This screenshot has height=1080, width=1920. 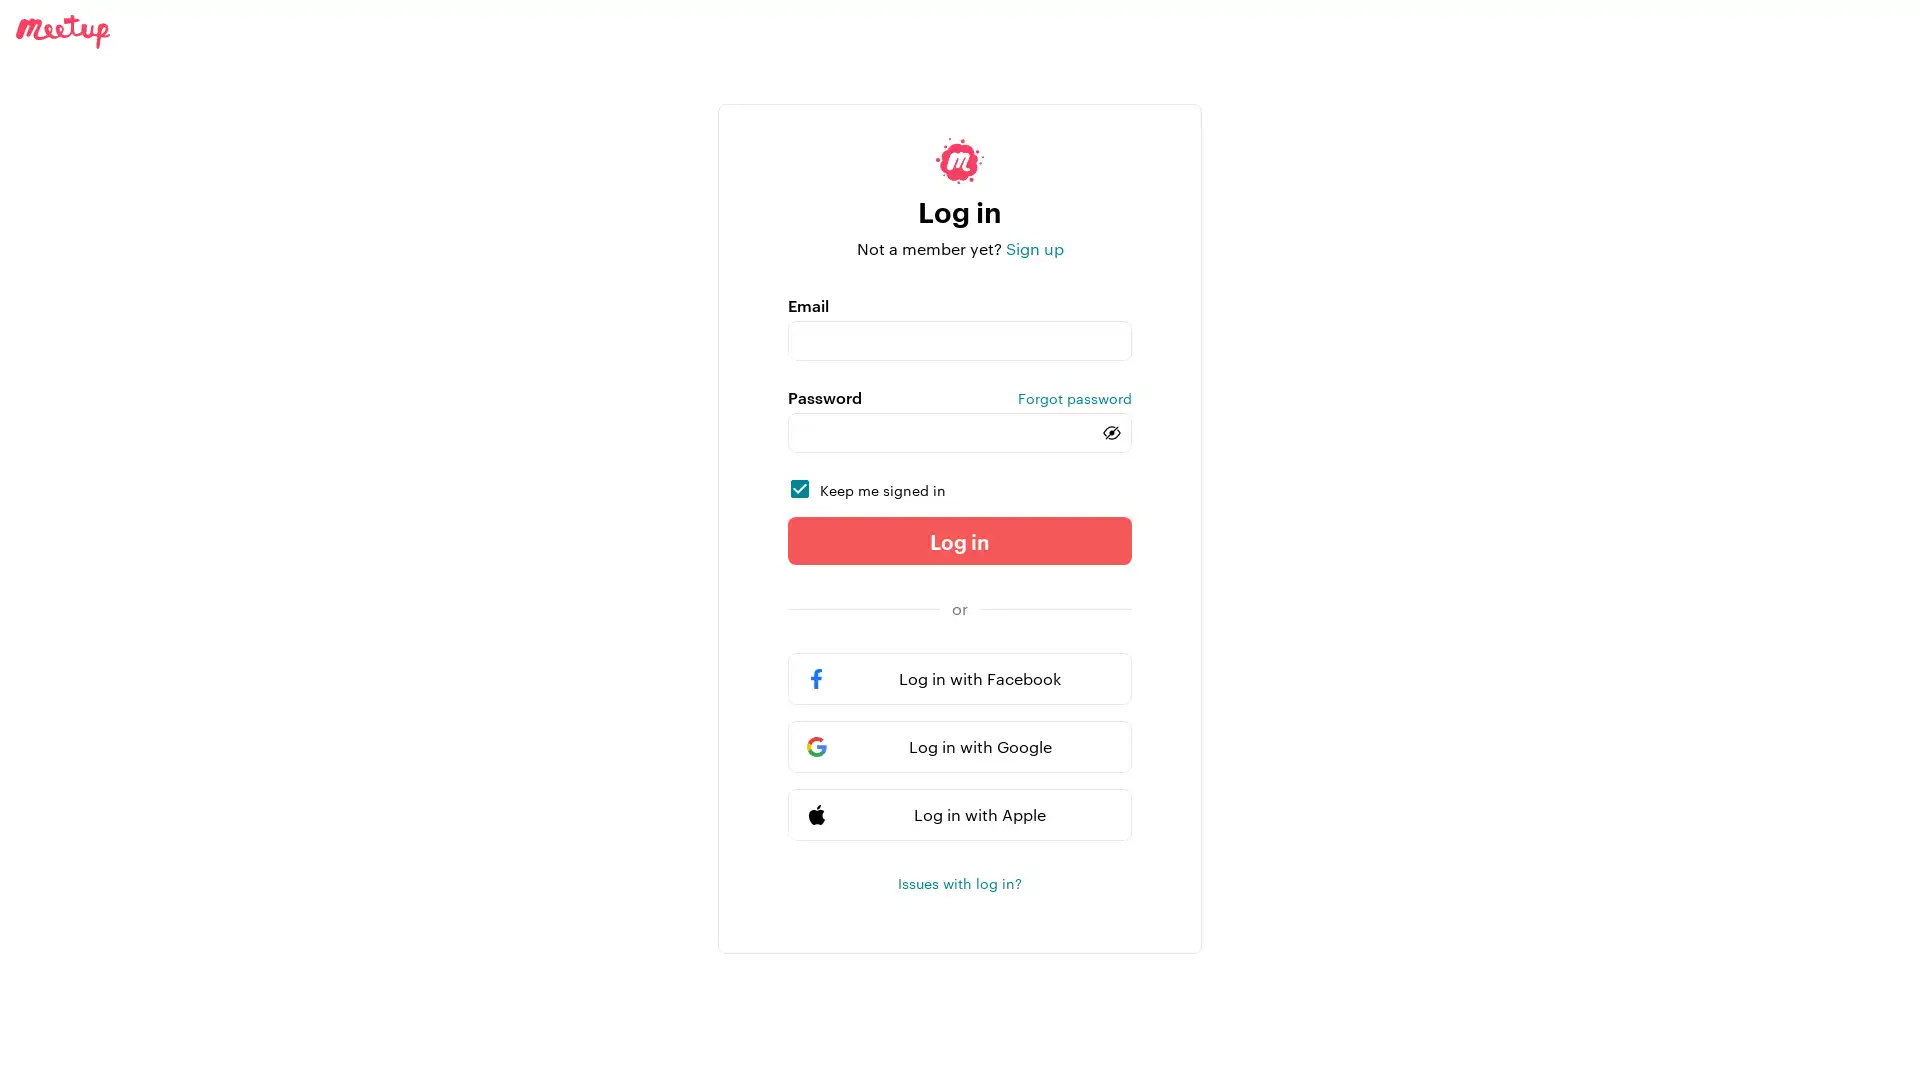 What do you see at coordinates (960, 747) in the screenshot?
I see `Log in with Google` at bounding box center [960, 747].